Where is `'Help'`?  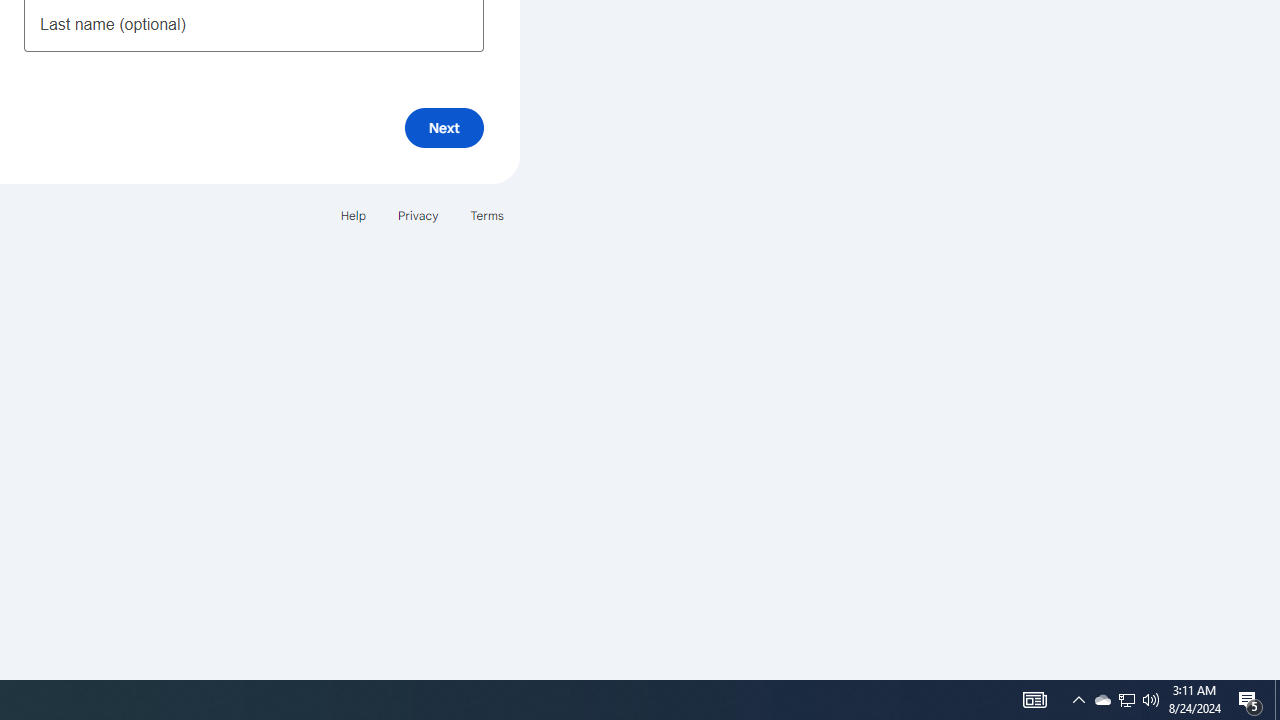 'Help' is located at coordinates (352, 215).